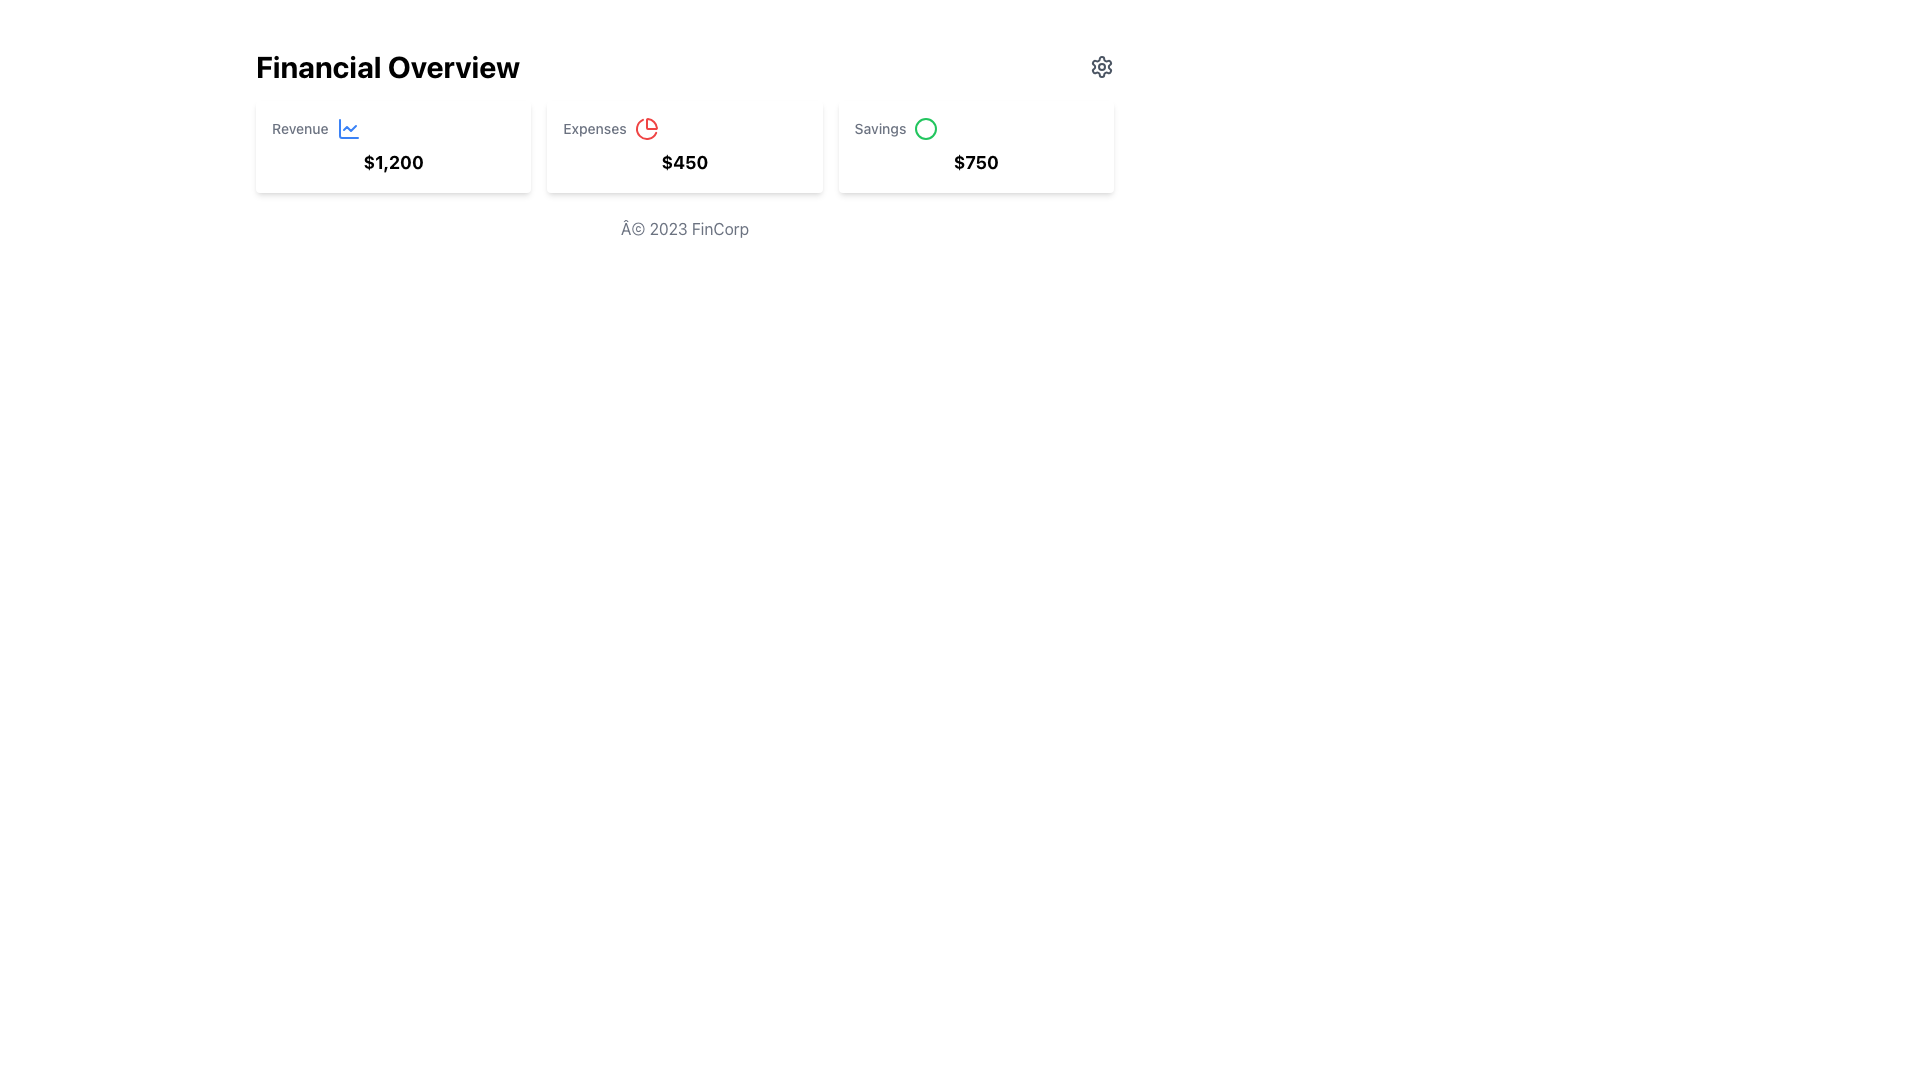 The width and height of the screenshot is (1920, 1080). I want to click on the Settings button icon, which is a gray cogwheel located at the top-right corner near the 'Financial Overview' title, so click(1101, 65).